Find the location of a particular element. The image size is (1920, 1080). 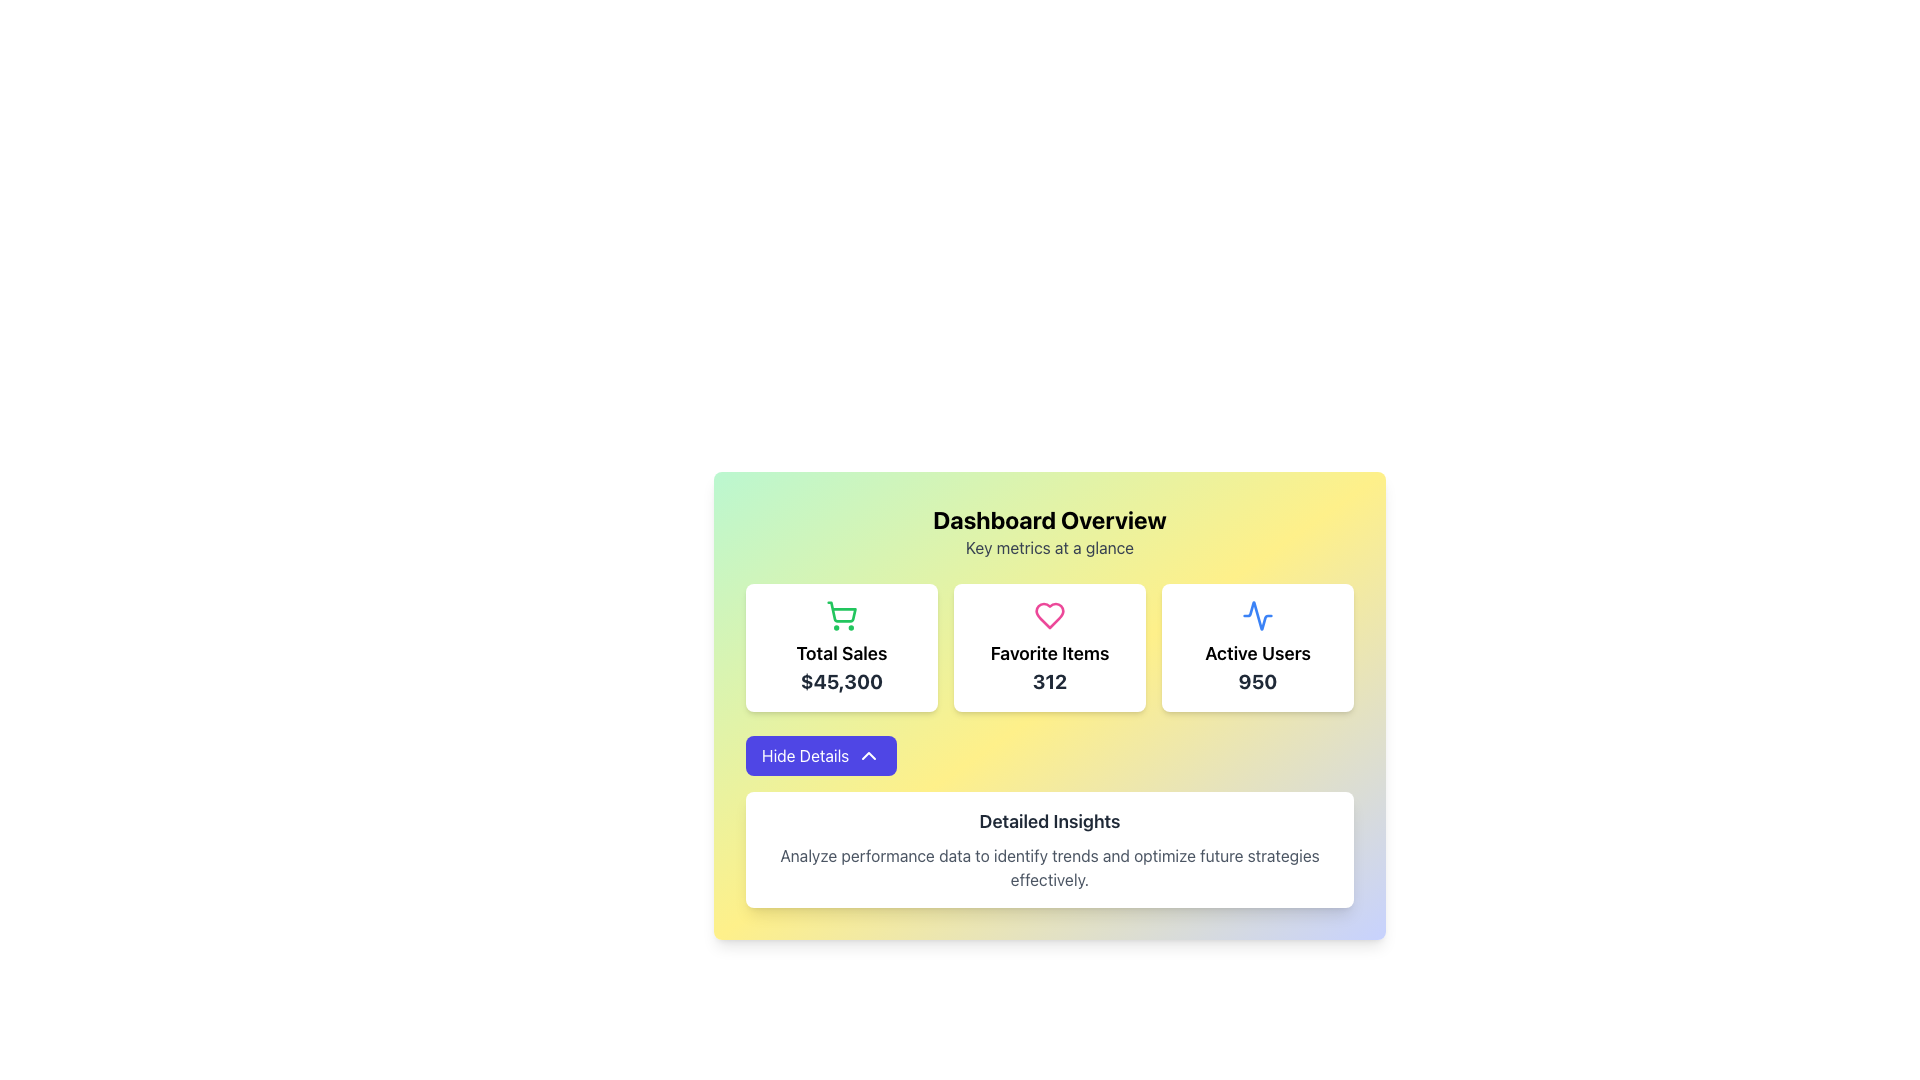

the informational text located in the 'Detailed Insights' section, positioned just below the heading, which provides additional context about the insights is located at coordinates (1049, 866).